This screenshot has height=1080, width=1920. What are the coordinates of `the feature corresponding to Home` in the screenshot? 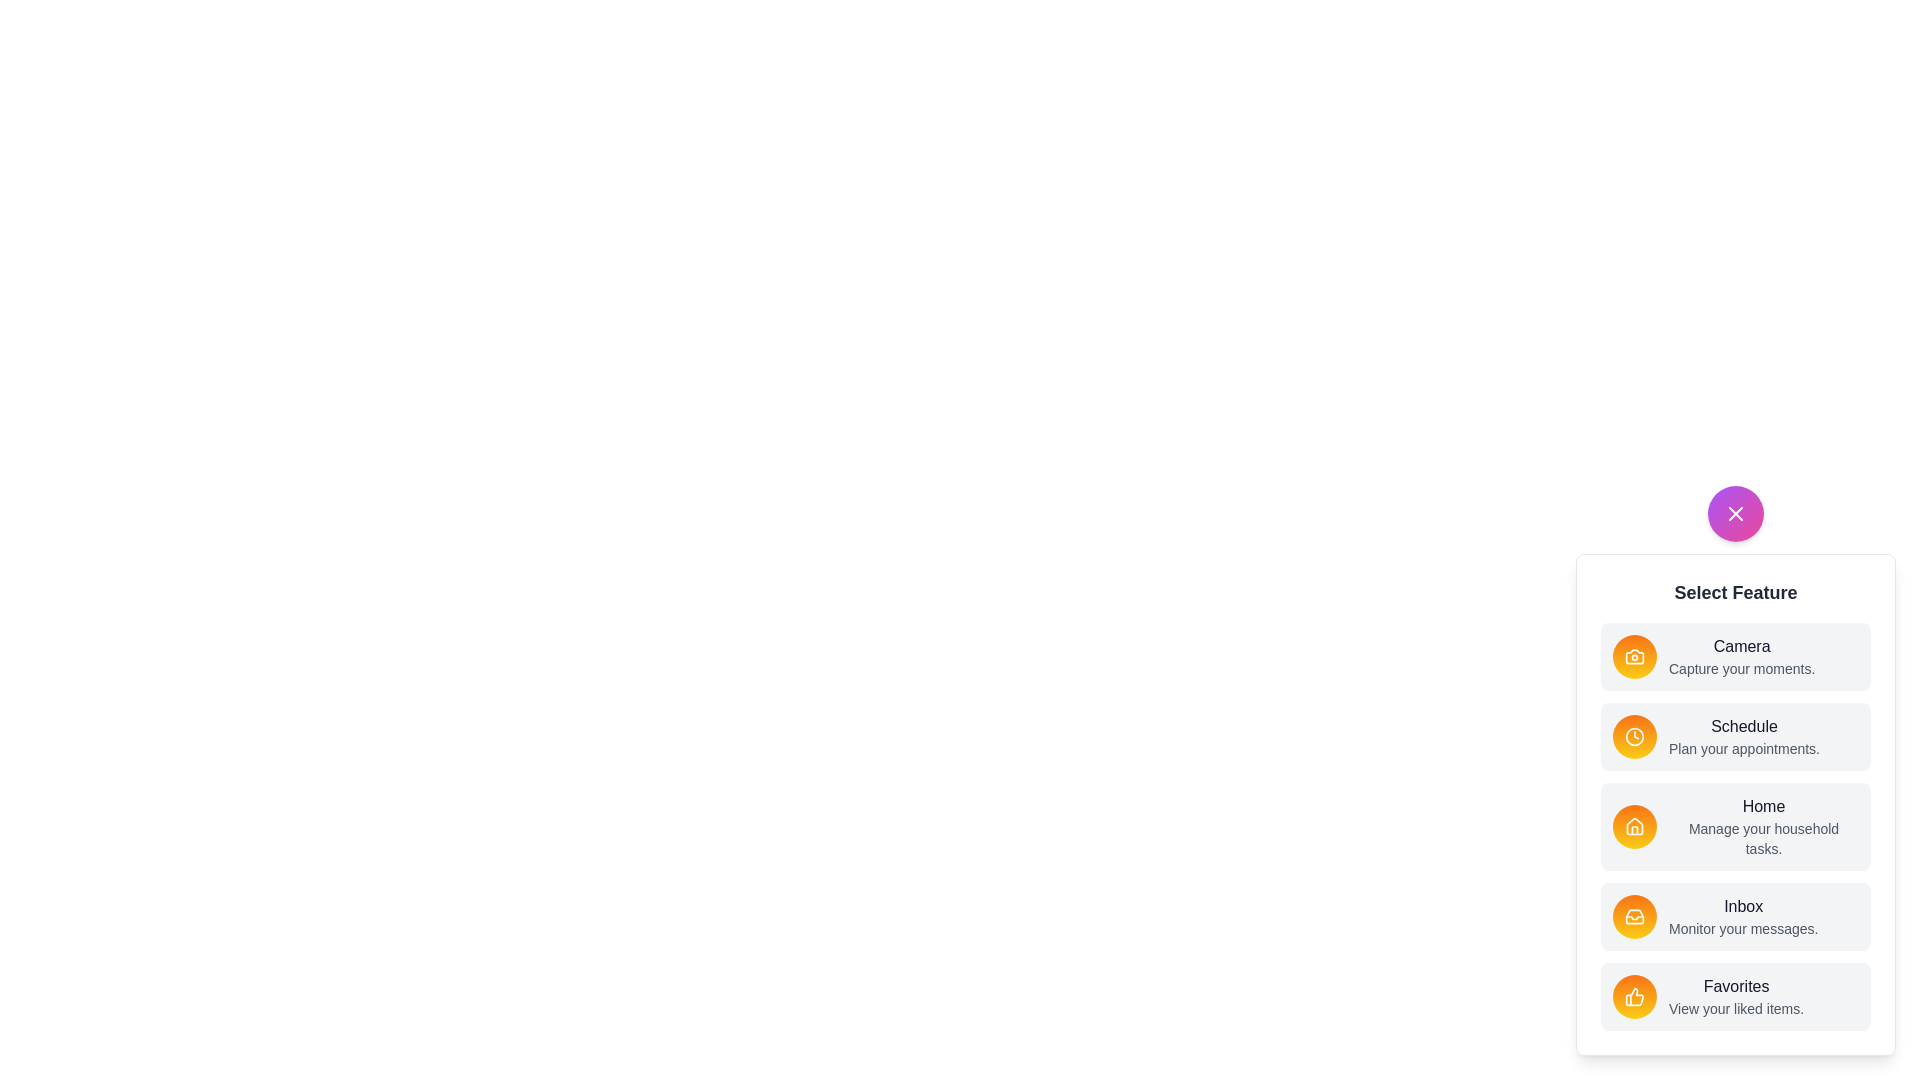 It's located at (1635, 826).